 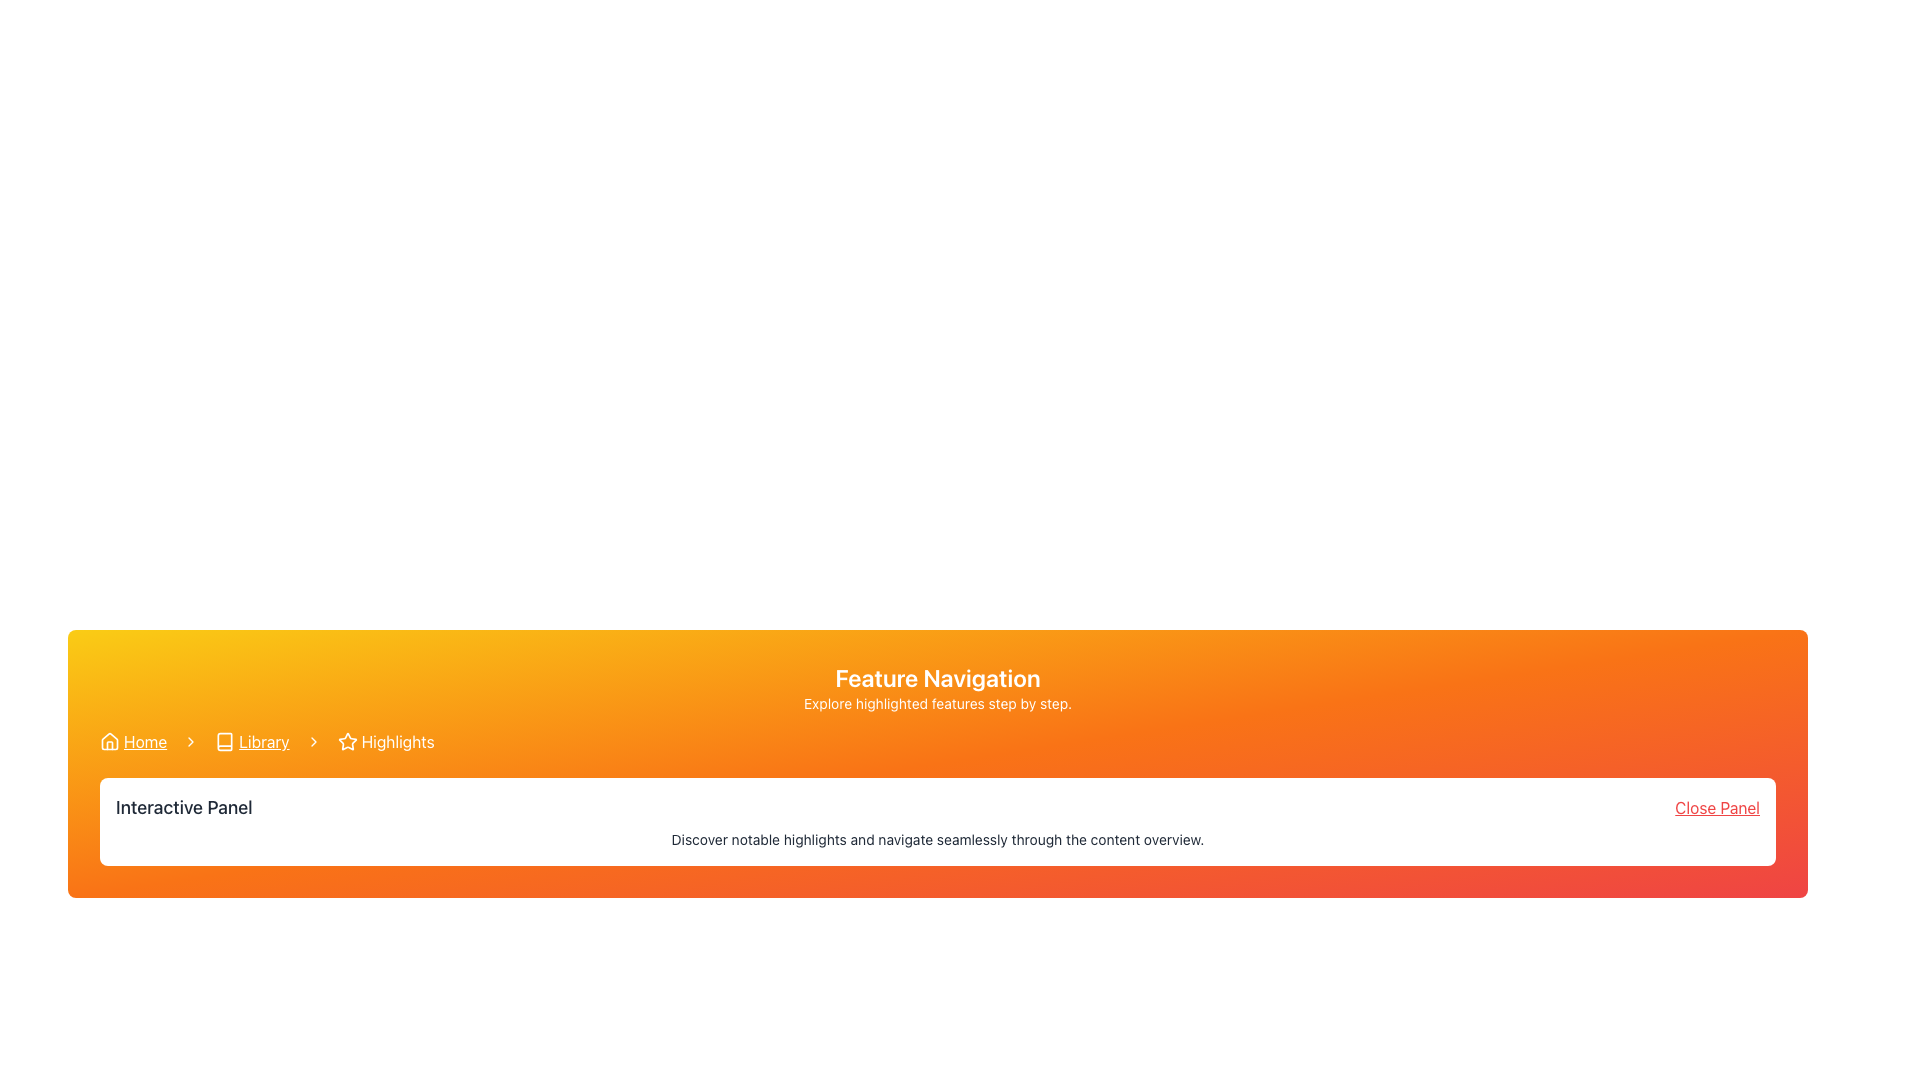 What do you see at coordinates (346, 740) in the screenshot?
I see `the stylized star icon filled with a yellow-orange gradient located in the breadcrumb navigation bar, specifically at the 'Highlights' breadcrumb link` at bounding box center [346, 740].